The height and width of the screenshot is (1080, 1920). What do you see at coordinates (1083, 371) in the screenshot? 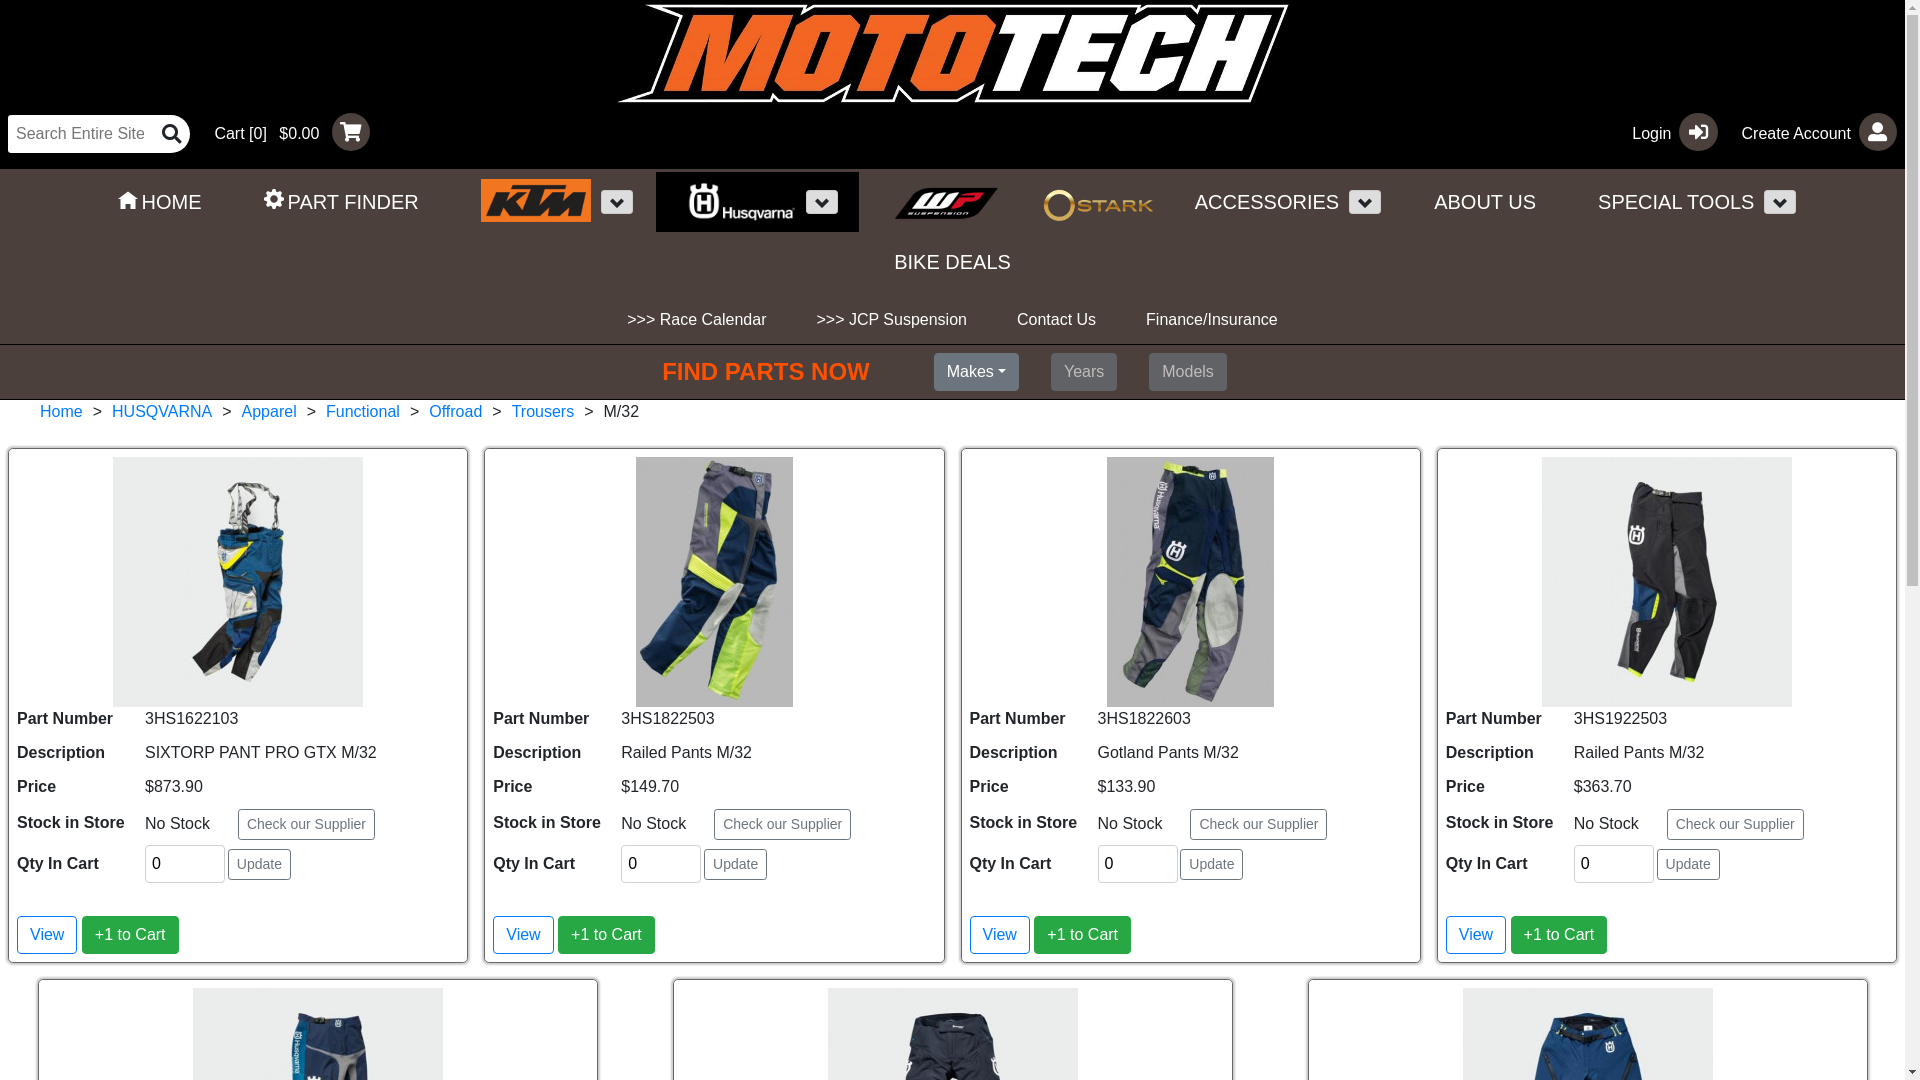
I see `'Years'` at bounding box center [1083, 371].